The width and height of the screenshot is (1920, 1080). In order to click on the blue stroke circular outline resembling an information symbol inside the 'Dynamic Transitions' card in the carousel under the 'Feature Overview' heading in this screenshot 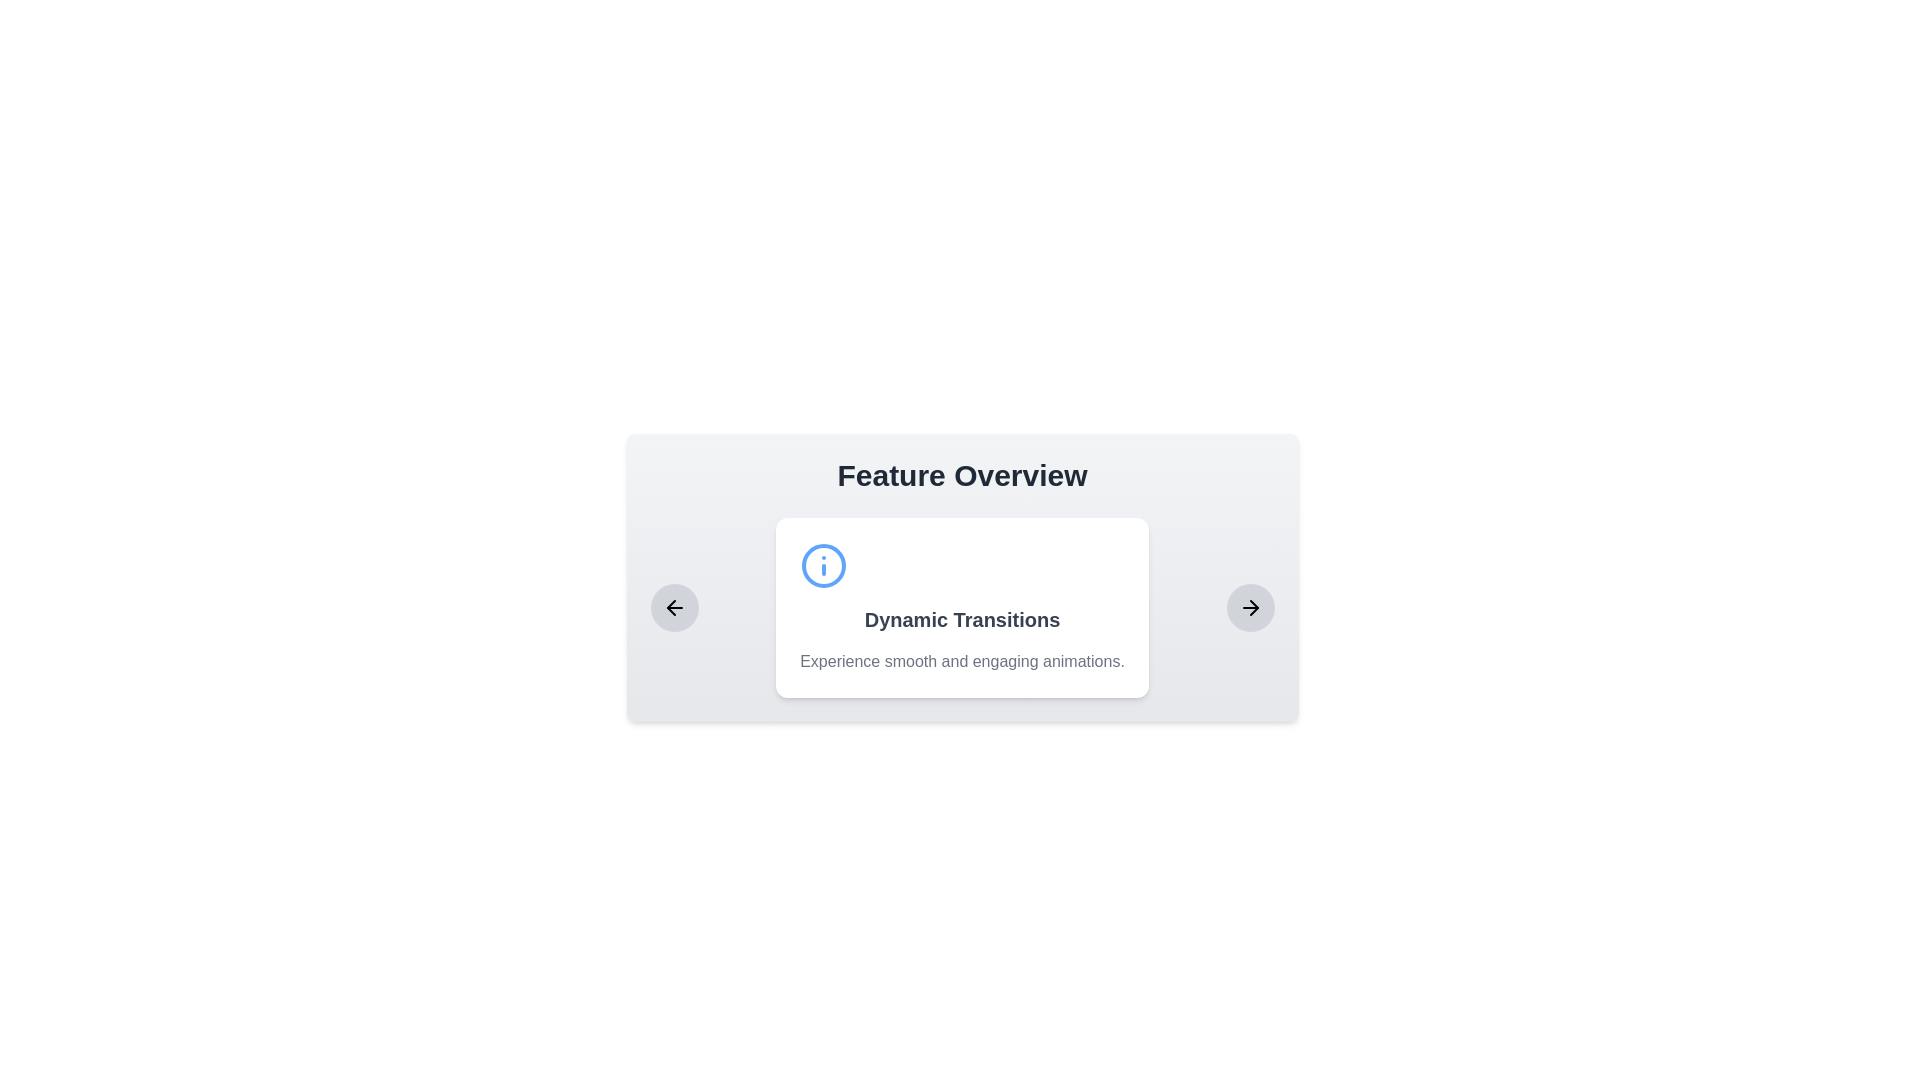, I will do `click(824, 566)`.